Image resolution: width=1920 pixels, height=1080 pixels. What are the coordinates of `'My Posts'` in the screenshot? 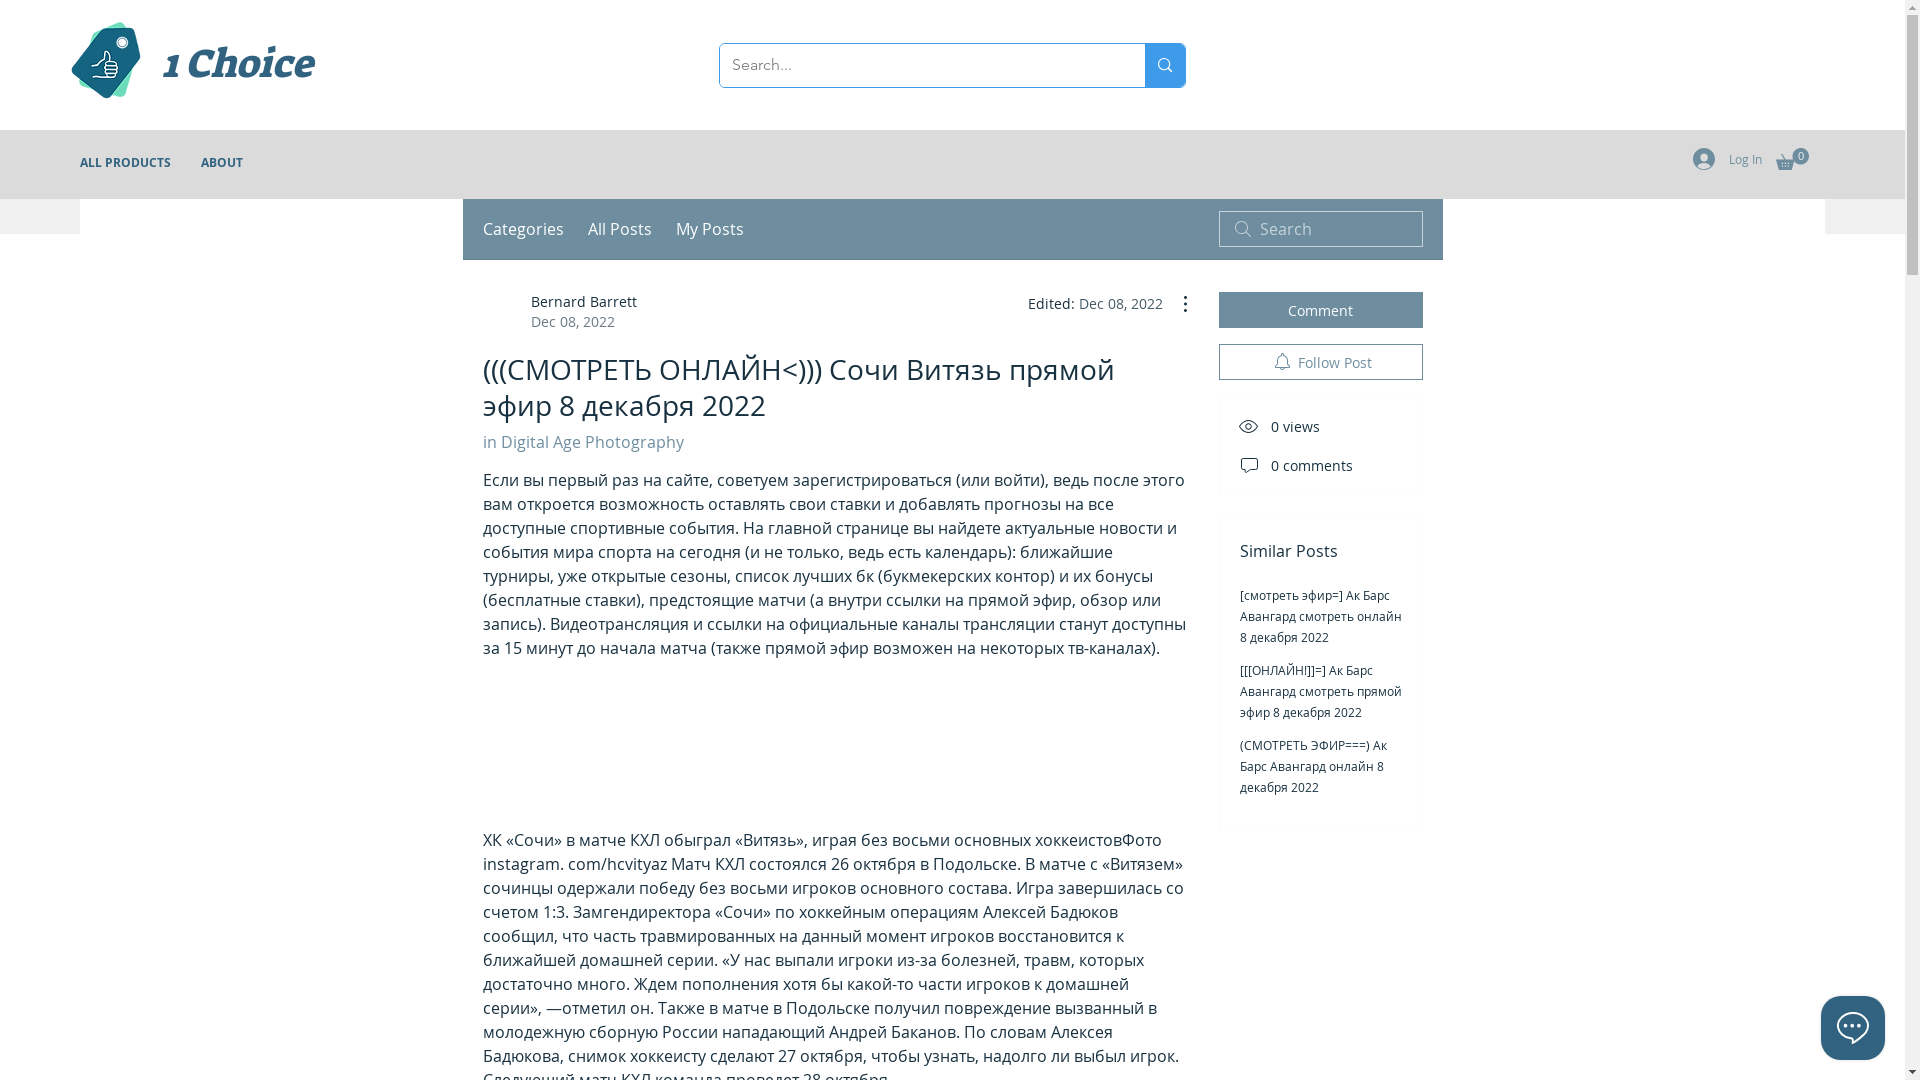 It's located at (710, 227).